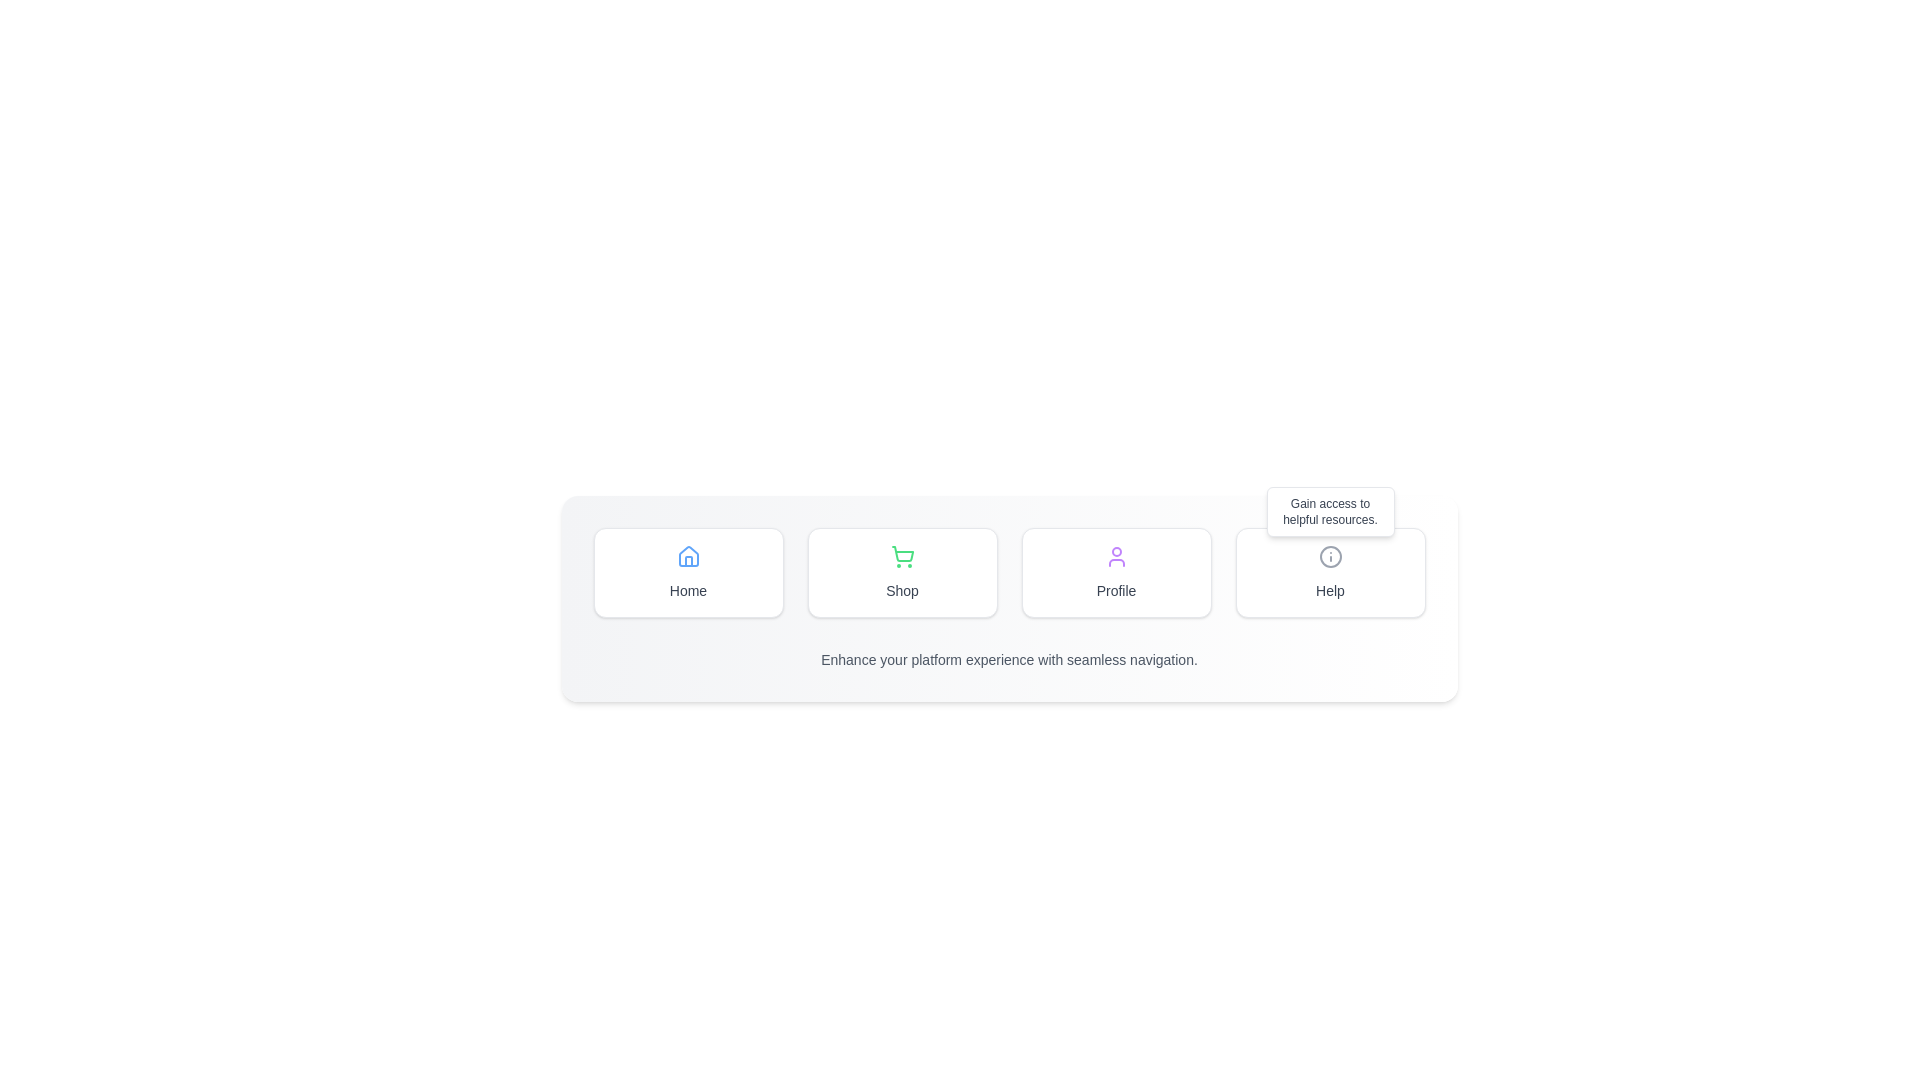 The height and width of the screenshot is (1080, 1920). Describe the element at coordinates (901, 554) in the screenshot. I see `the shopping cart icon within the 'Shop' button in the navigation bar` at that location.